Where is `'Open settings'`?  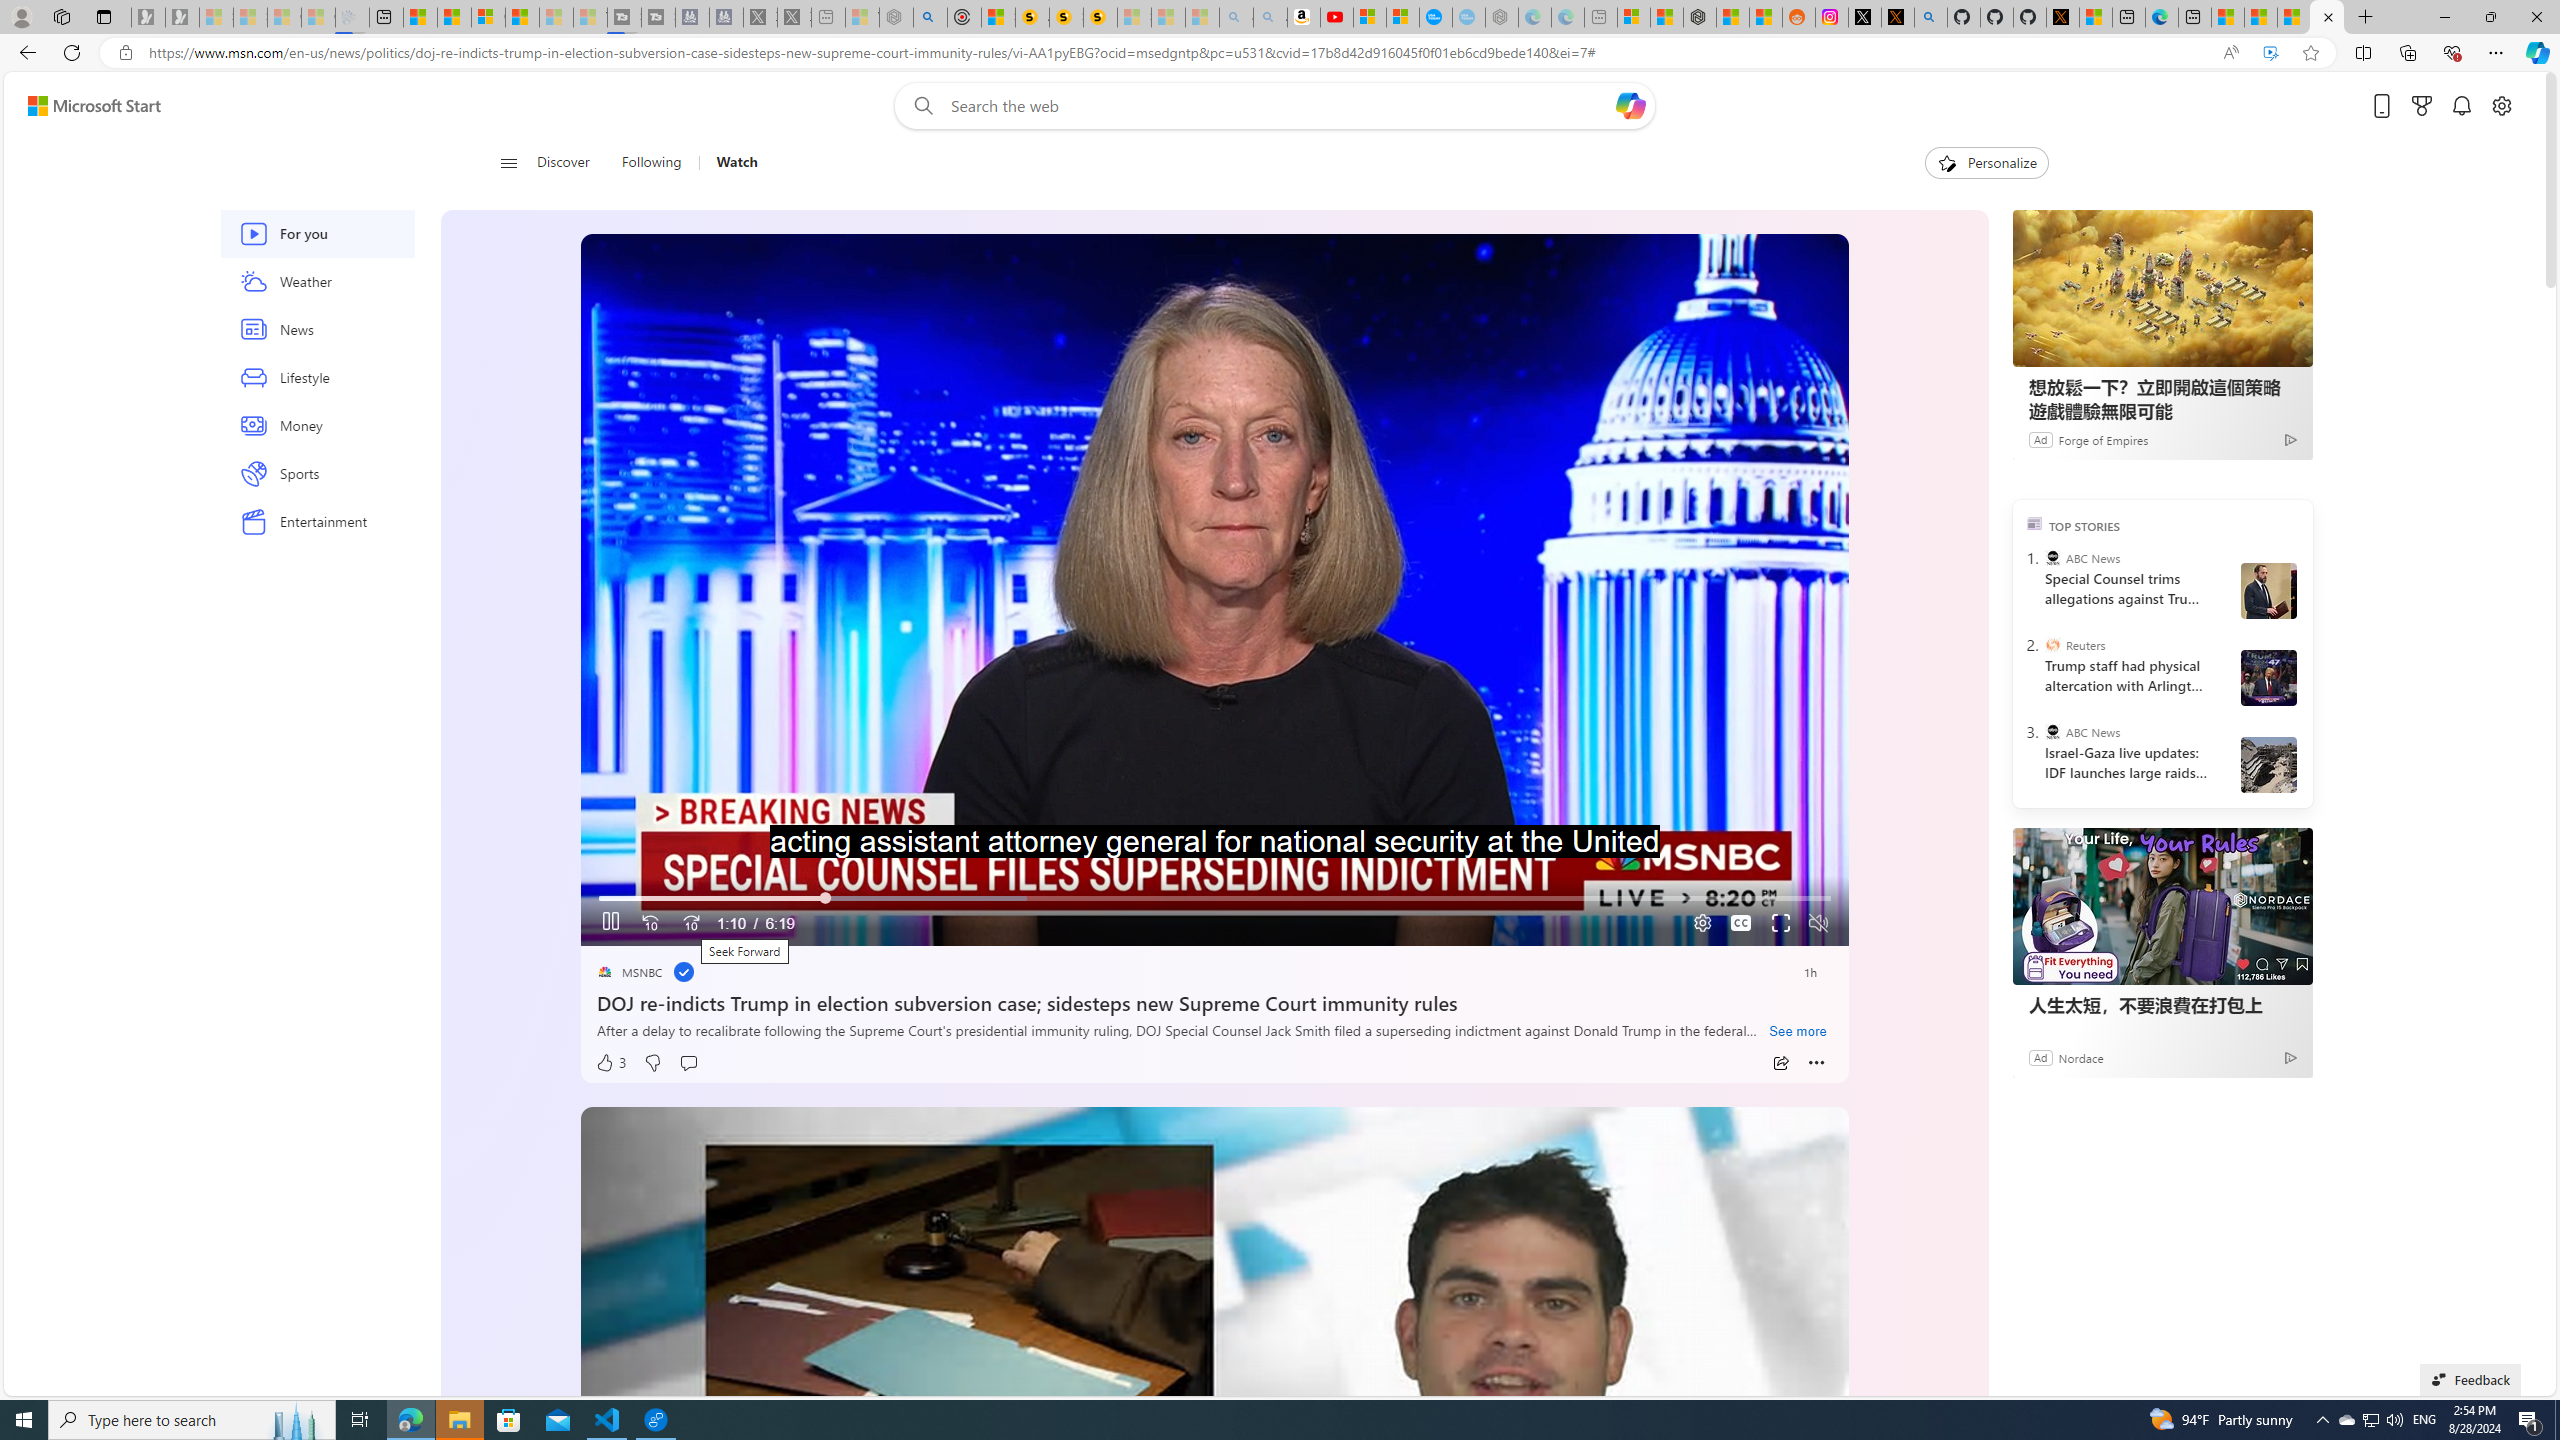
'Open settings' is located at coordinates (2502, 106).